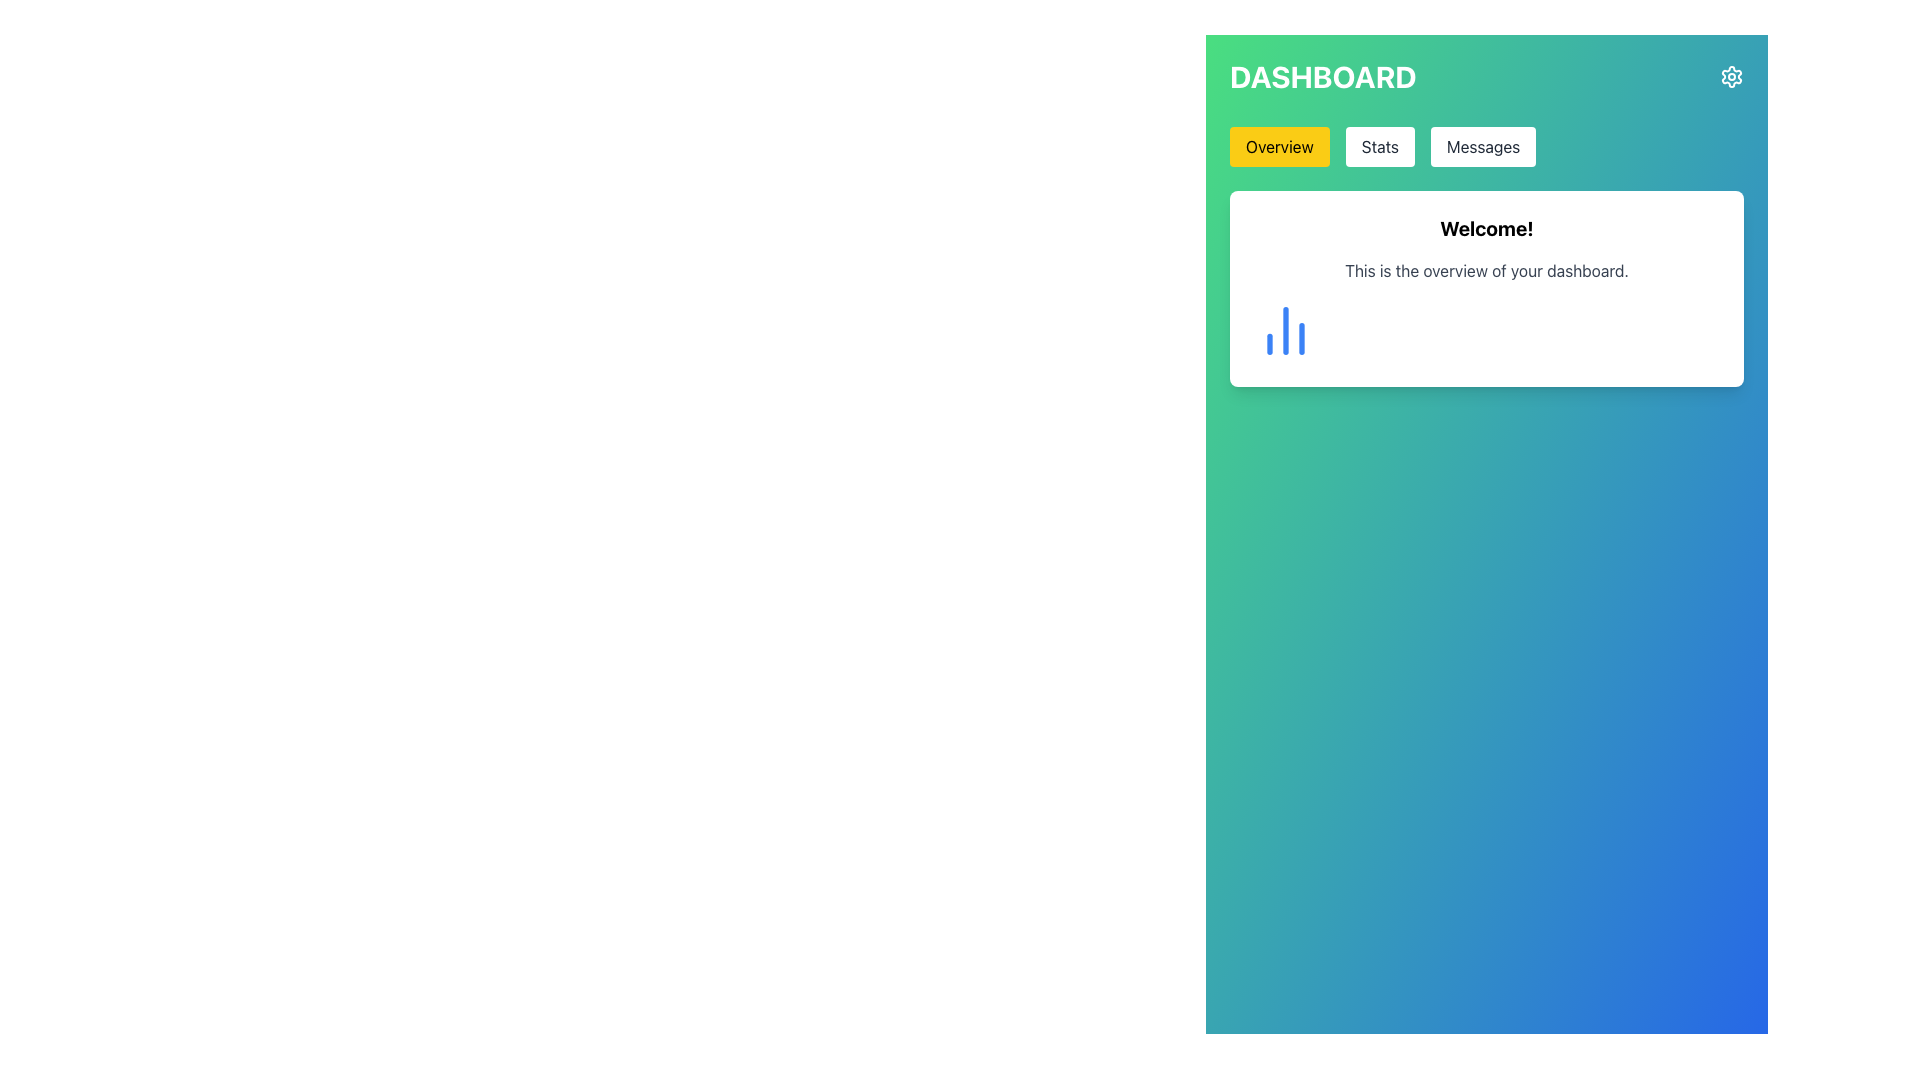 Image resolution: width=1920 pixels, height=1080 pixels. I want to click on the third button labeled 'Messages' with a white background and gray text, so click(1483, 145).